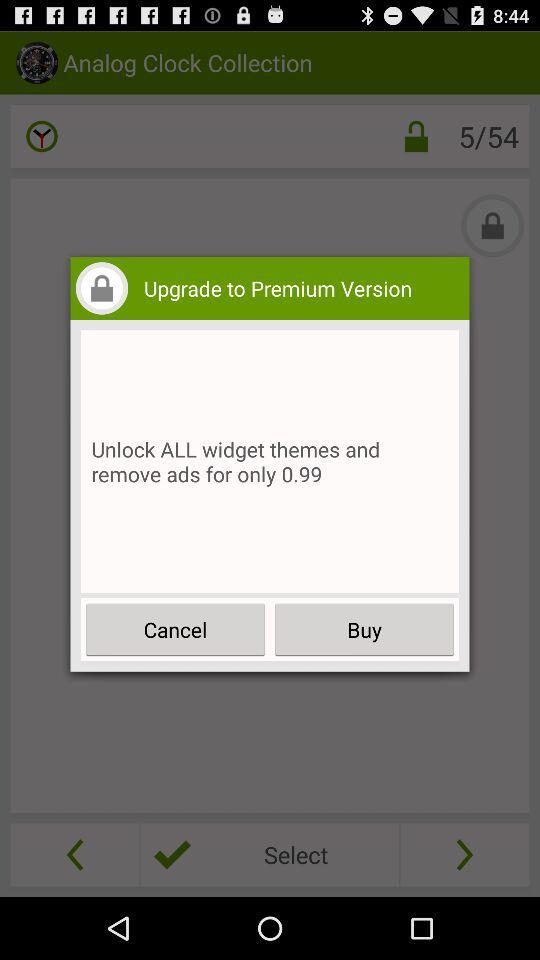 This screenshot has width=540, height=960. Describe the element at coordinates (363, 628) in the screenshot. I see `button next to cancel item` at that location.